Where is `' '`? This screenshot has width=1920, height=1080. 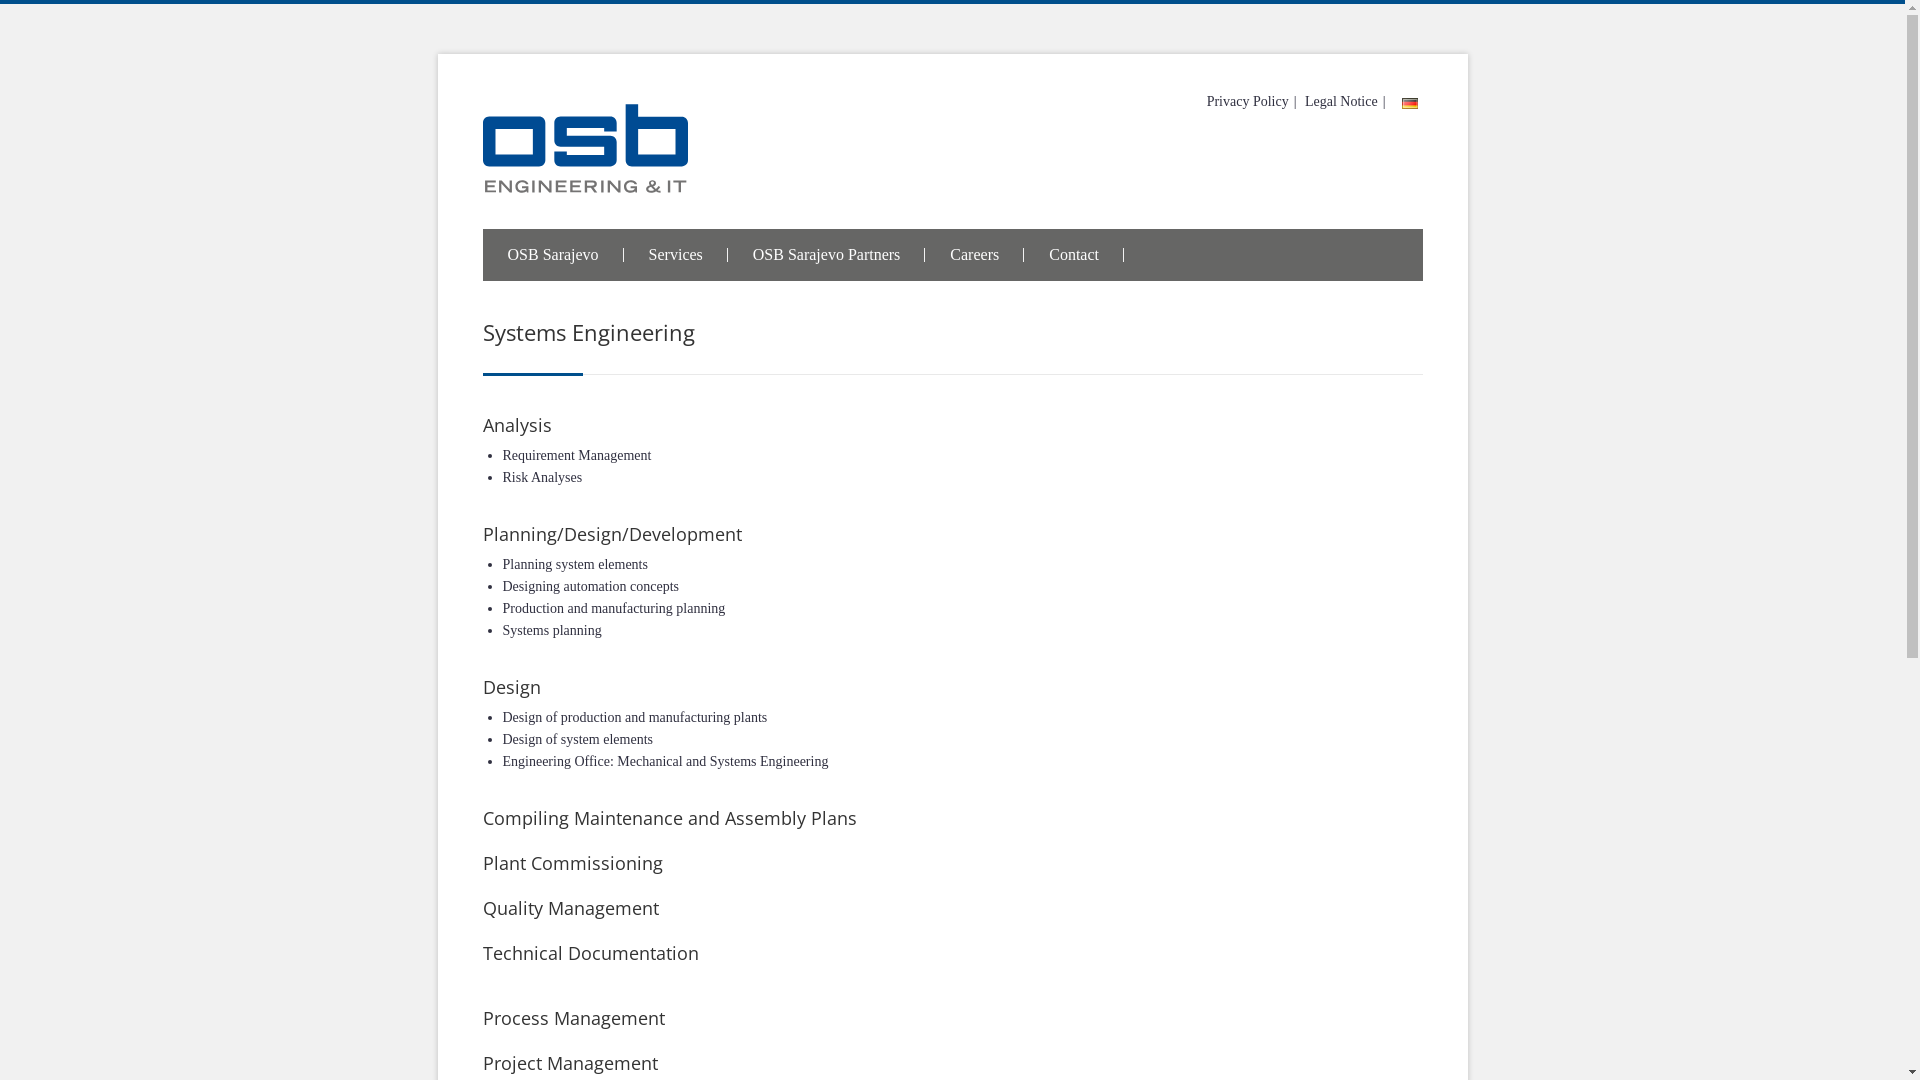 ' ' is located at coordinates (1405, 101).